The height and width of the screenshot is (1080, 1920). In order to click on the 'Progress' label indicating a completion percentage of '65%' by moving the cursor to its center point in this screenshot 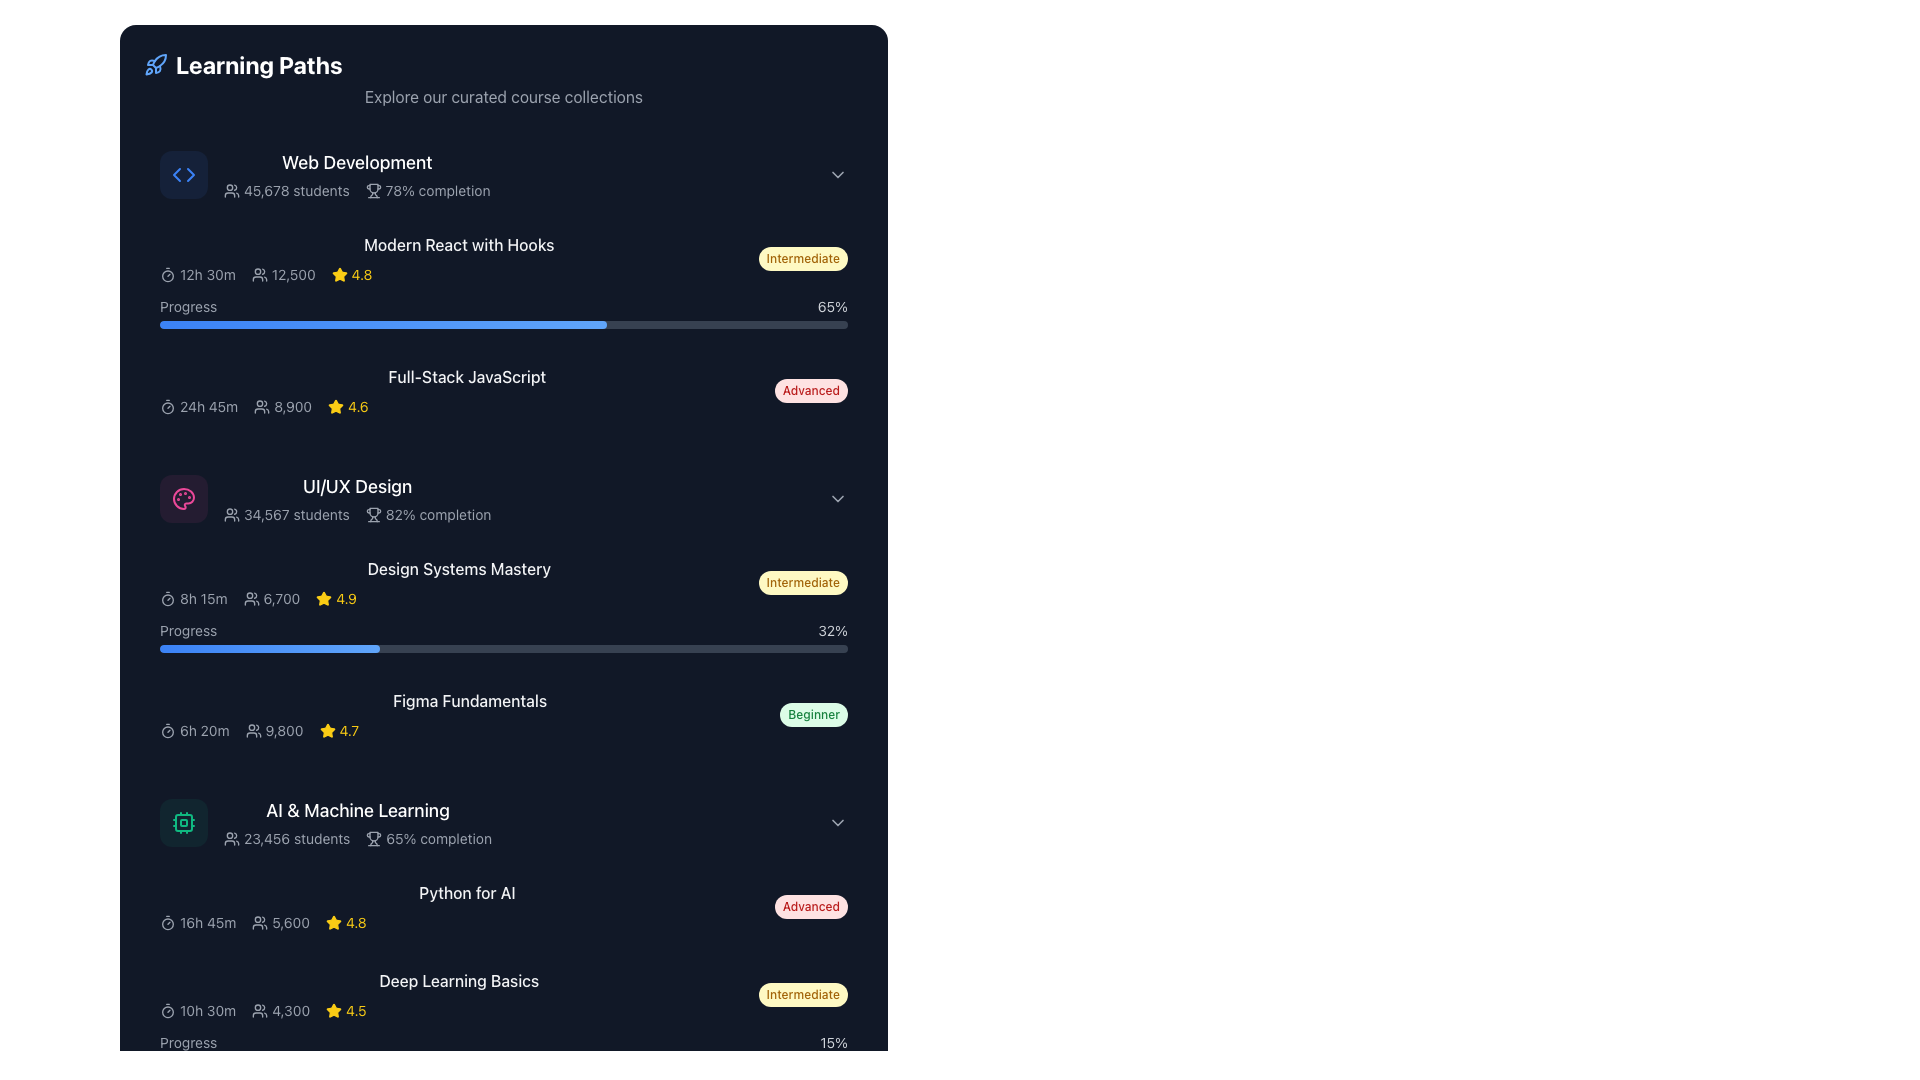, I will do `click(188, 307)`.